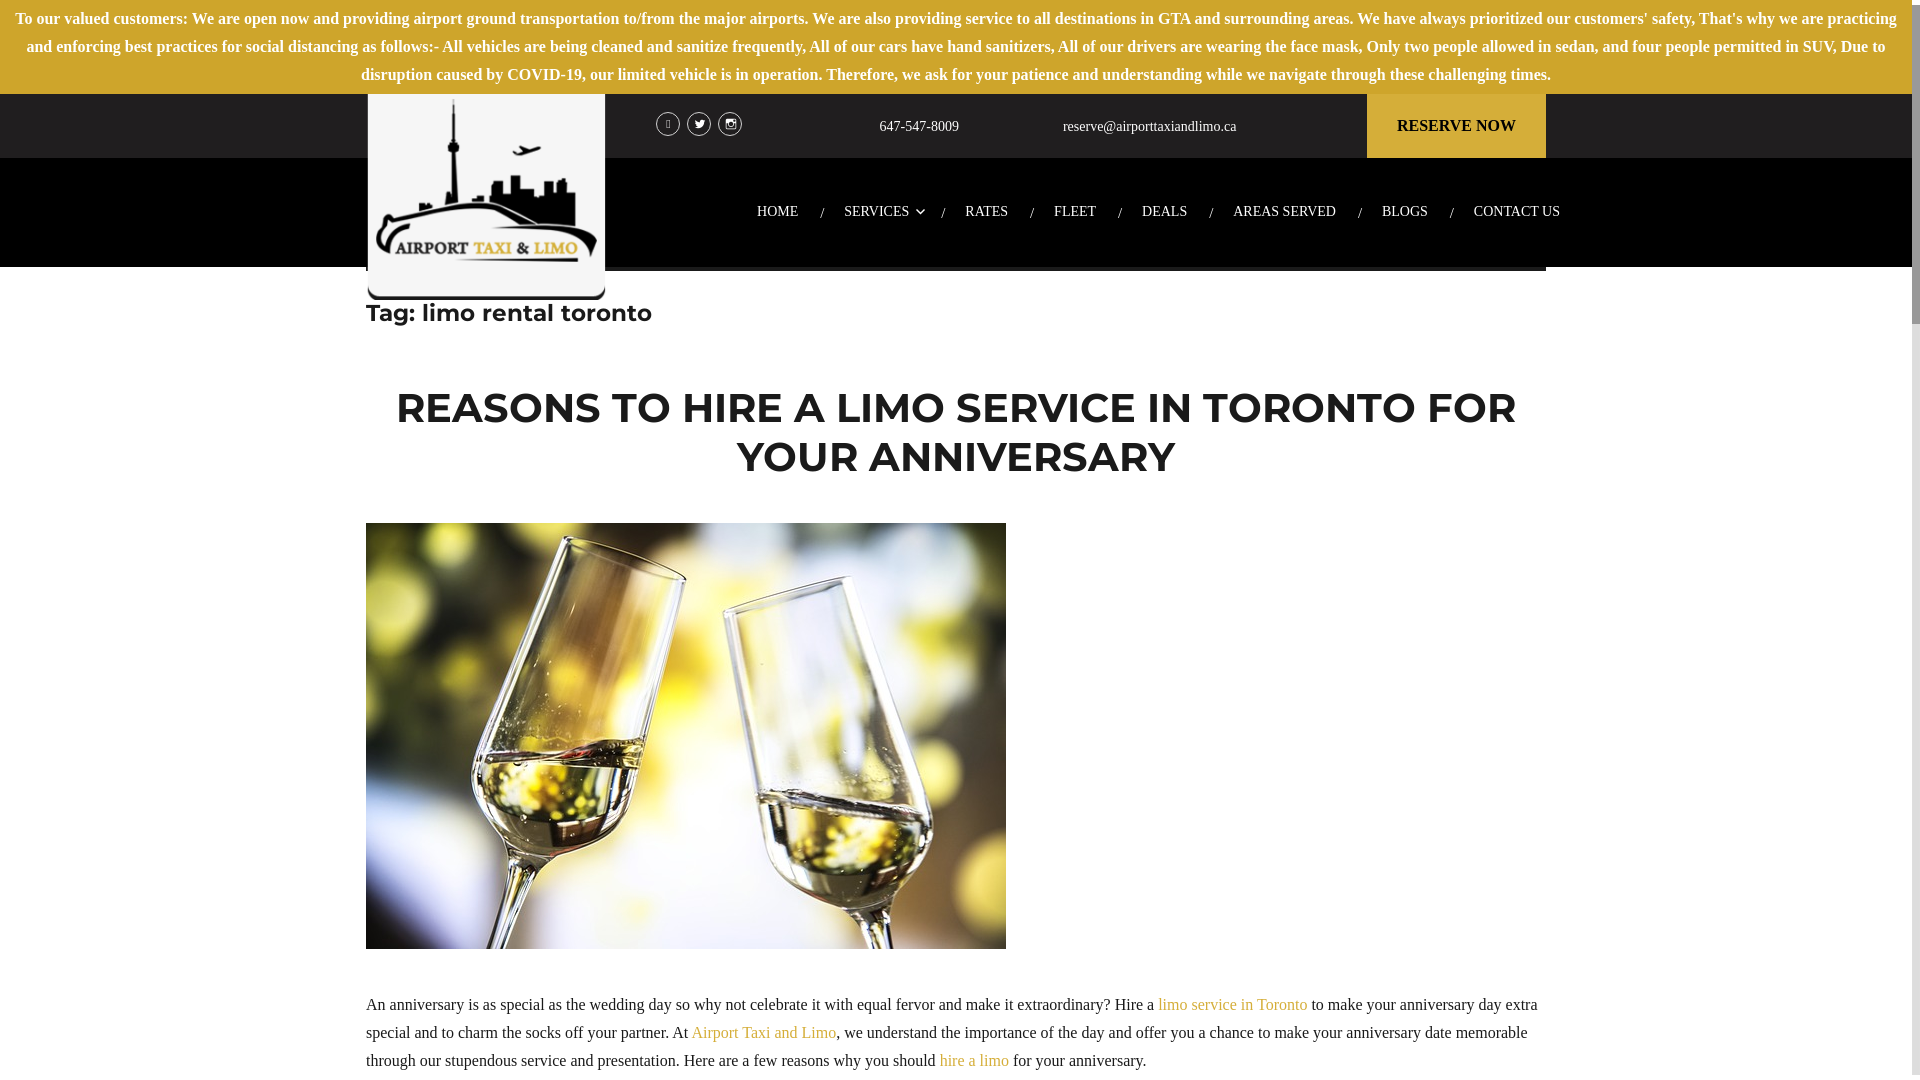  Describe the element at coordinates (880, 212) in the screenshot. I see `'SERVICES'` at that location.